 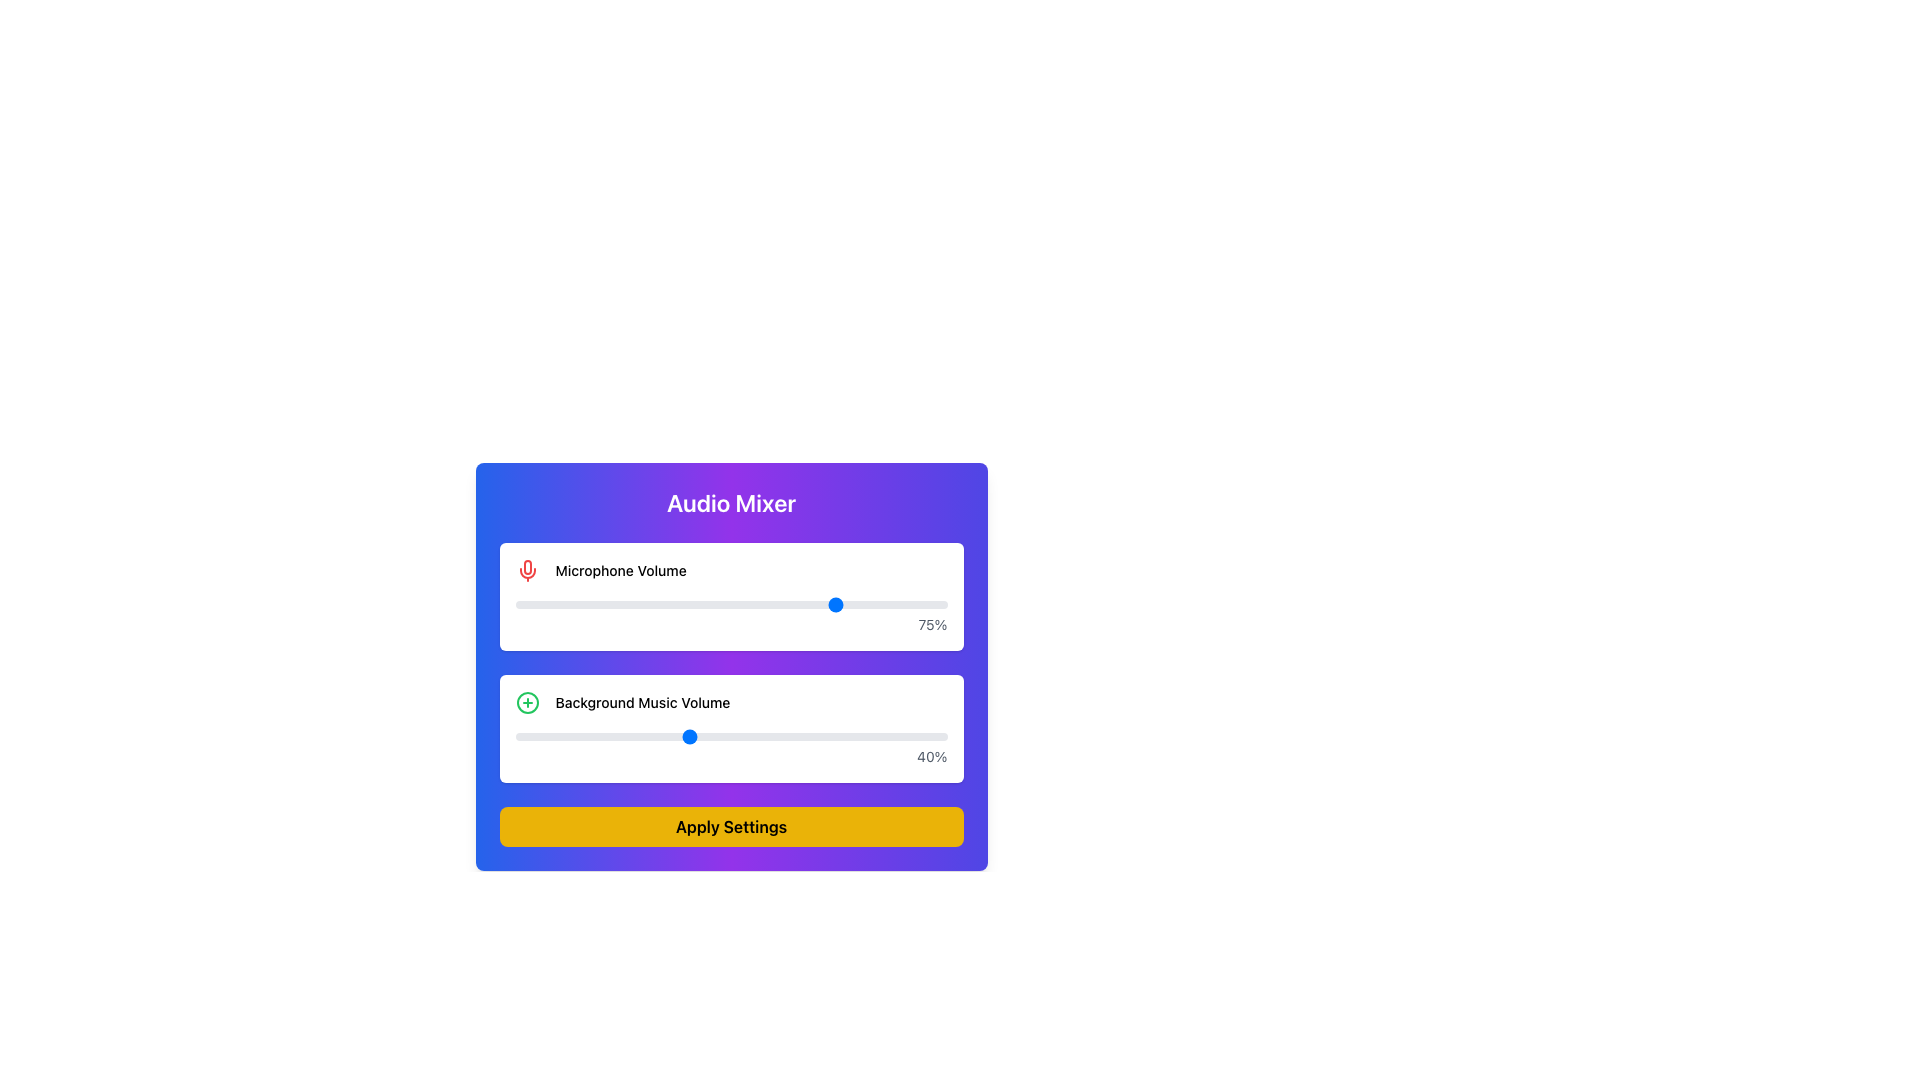 I want to click on the background music volume, so click(x=791, y=736).